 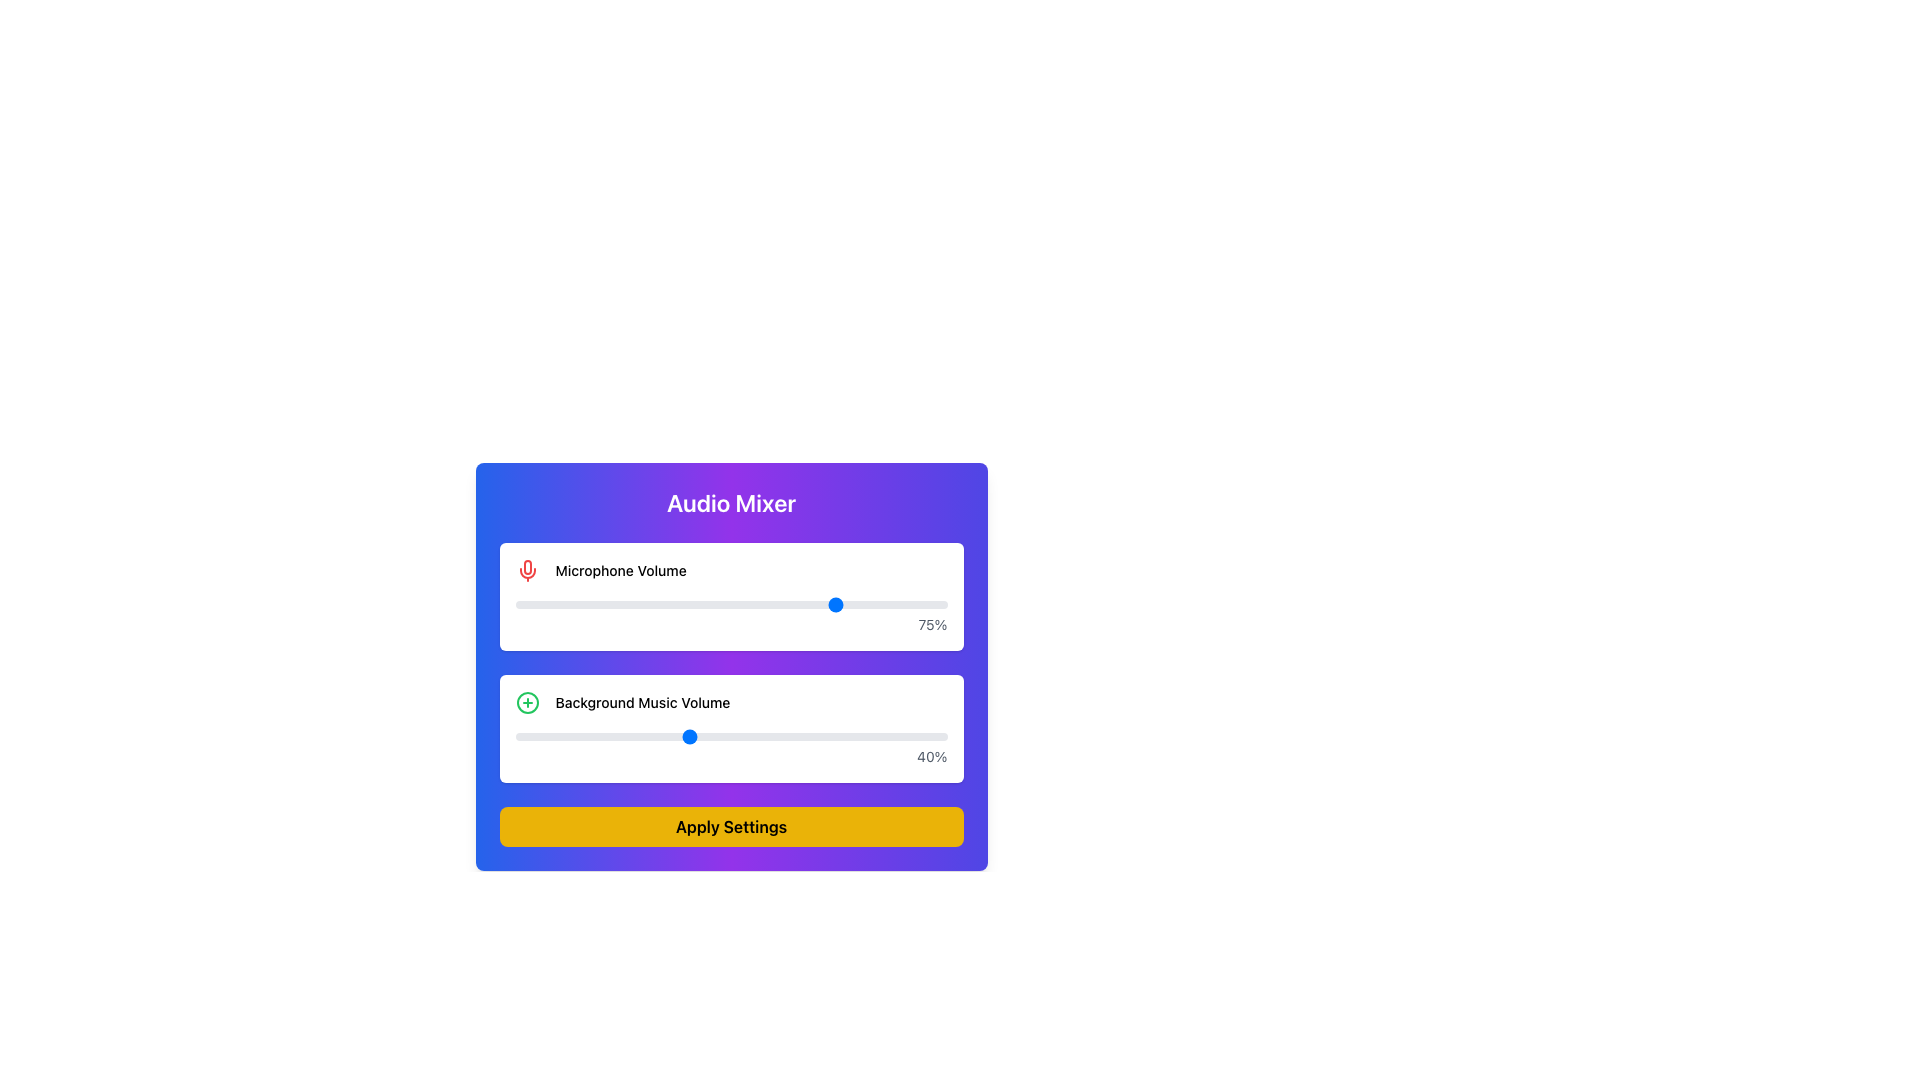 I want to click on the background music volume, so click(x=791, y=736).